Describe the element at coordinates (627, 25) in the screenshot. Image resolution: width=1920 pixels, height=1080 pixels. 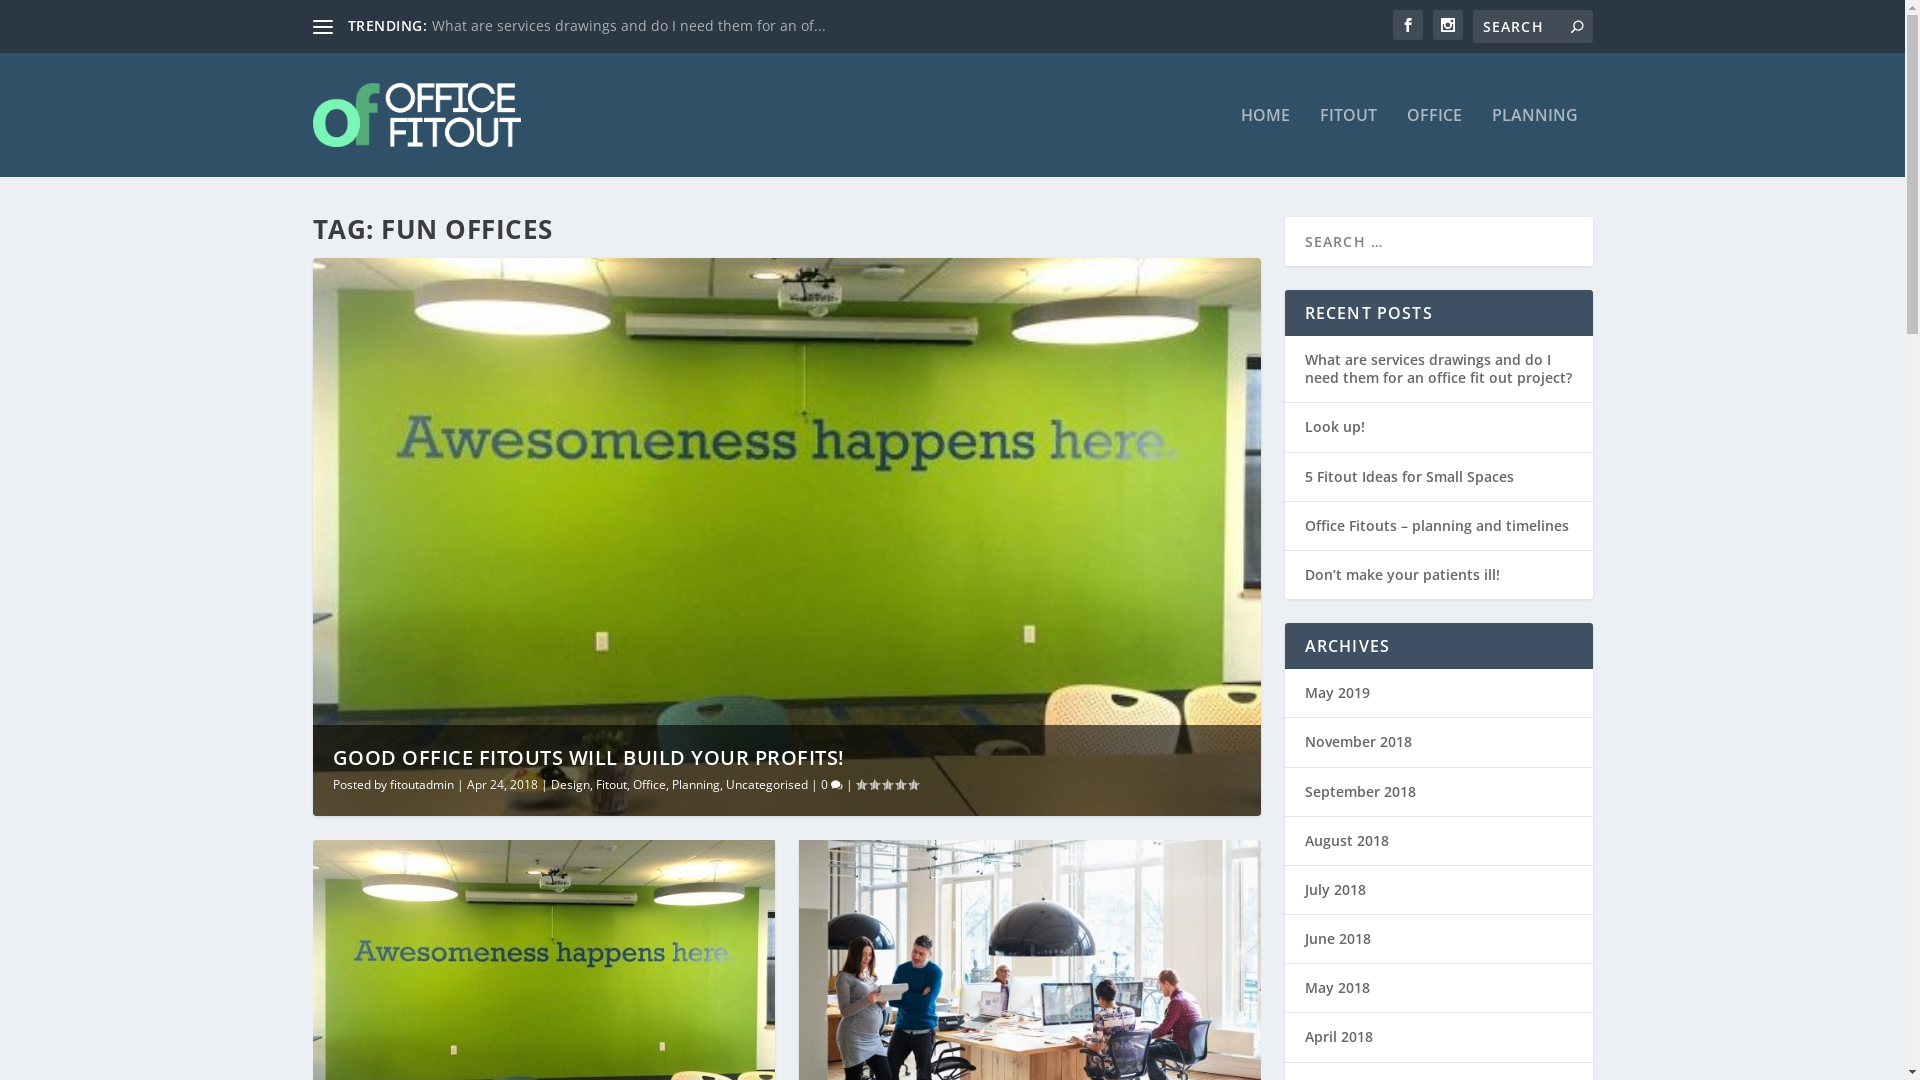
I see `'What are services drawings and do I need them for an of...'` at that location.